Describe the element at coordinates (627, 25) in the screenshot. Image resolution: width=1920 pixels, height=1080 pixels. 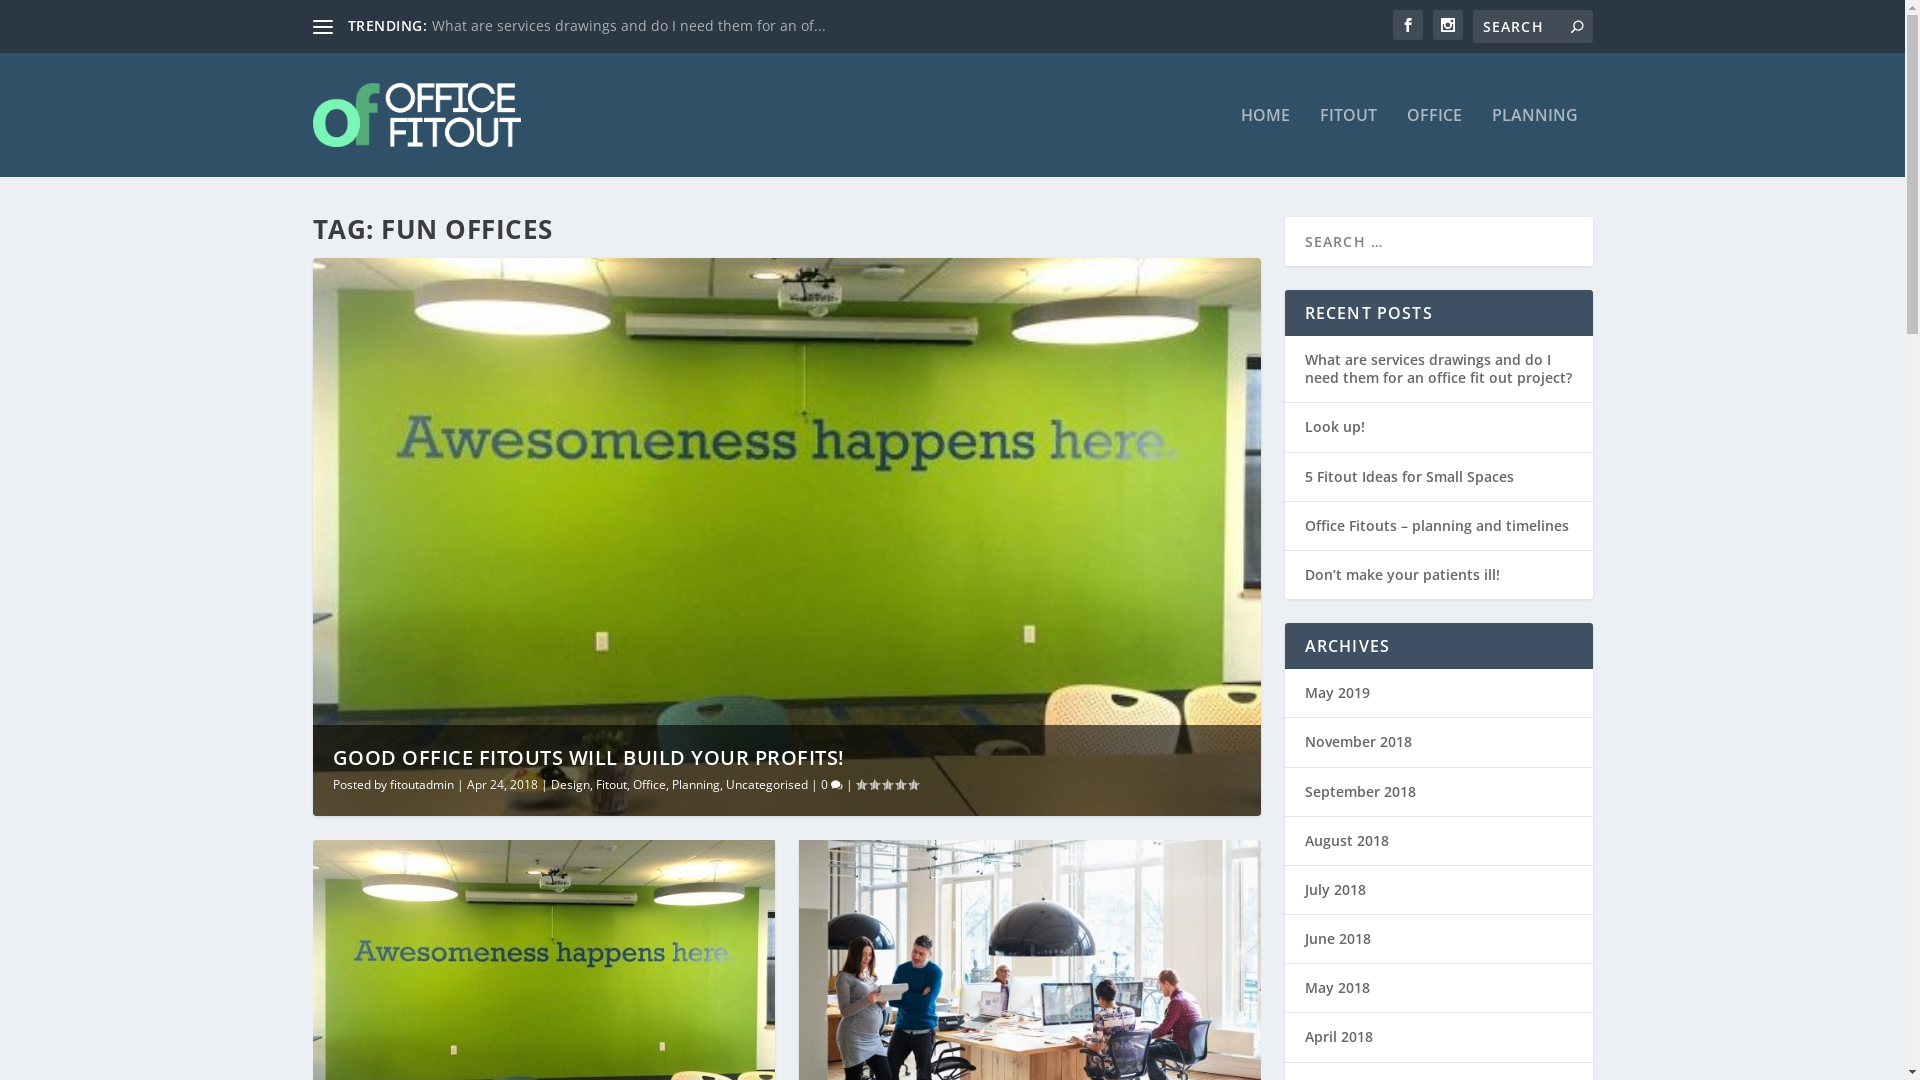
I see `'What are services drawings and do I need them for an of...'` at that location.